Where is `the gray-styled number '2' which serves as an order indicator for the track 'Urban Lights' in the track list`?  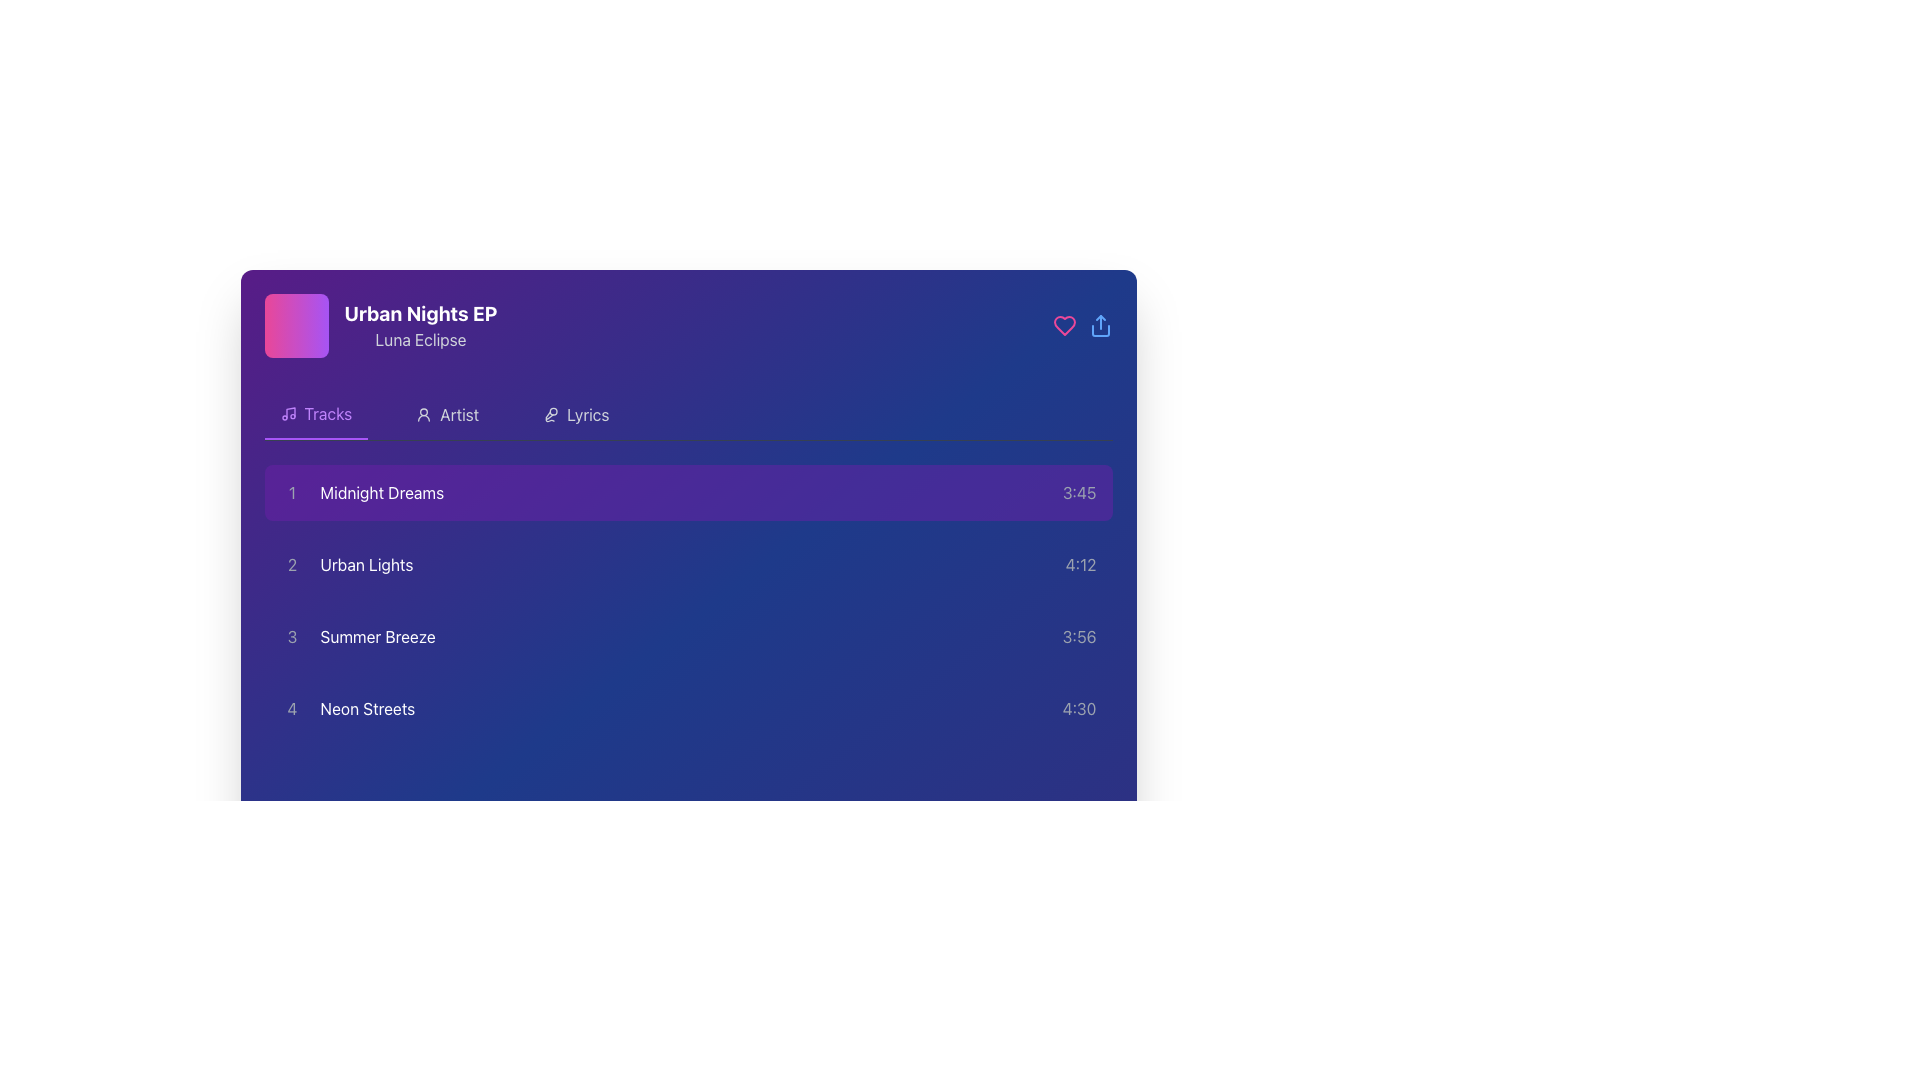
the gray-styled number '2' which serves as an order indicator for the track 'Urban Lights' in the track list is located at coordinates (291, 564).